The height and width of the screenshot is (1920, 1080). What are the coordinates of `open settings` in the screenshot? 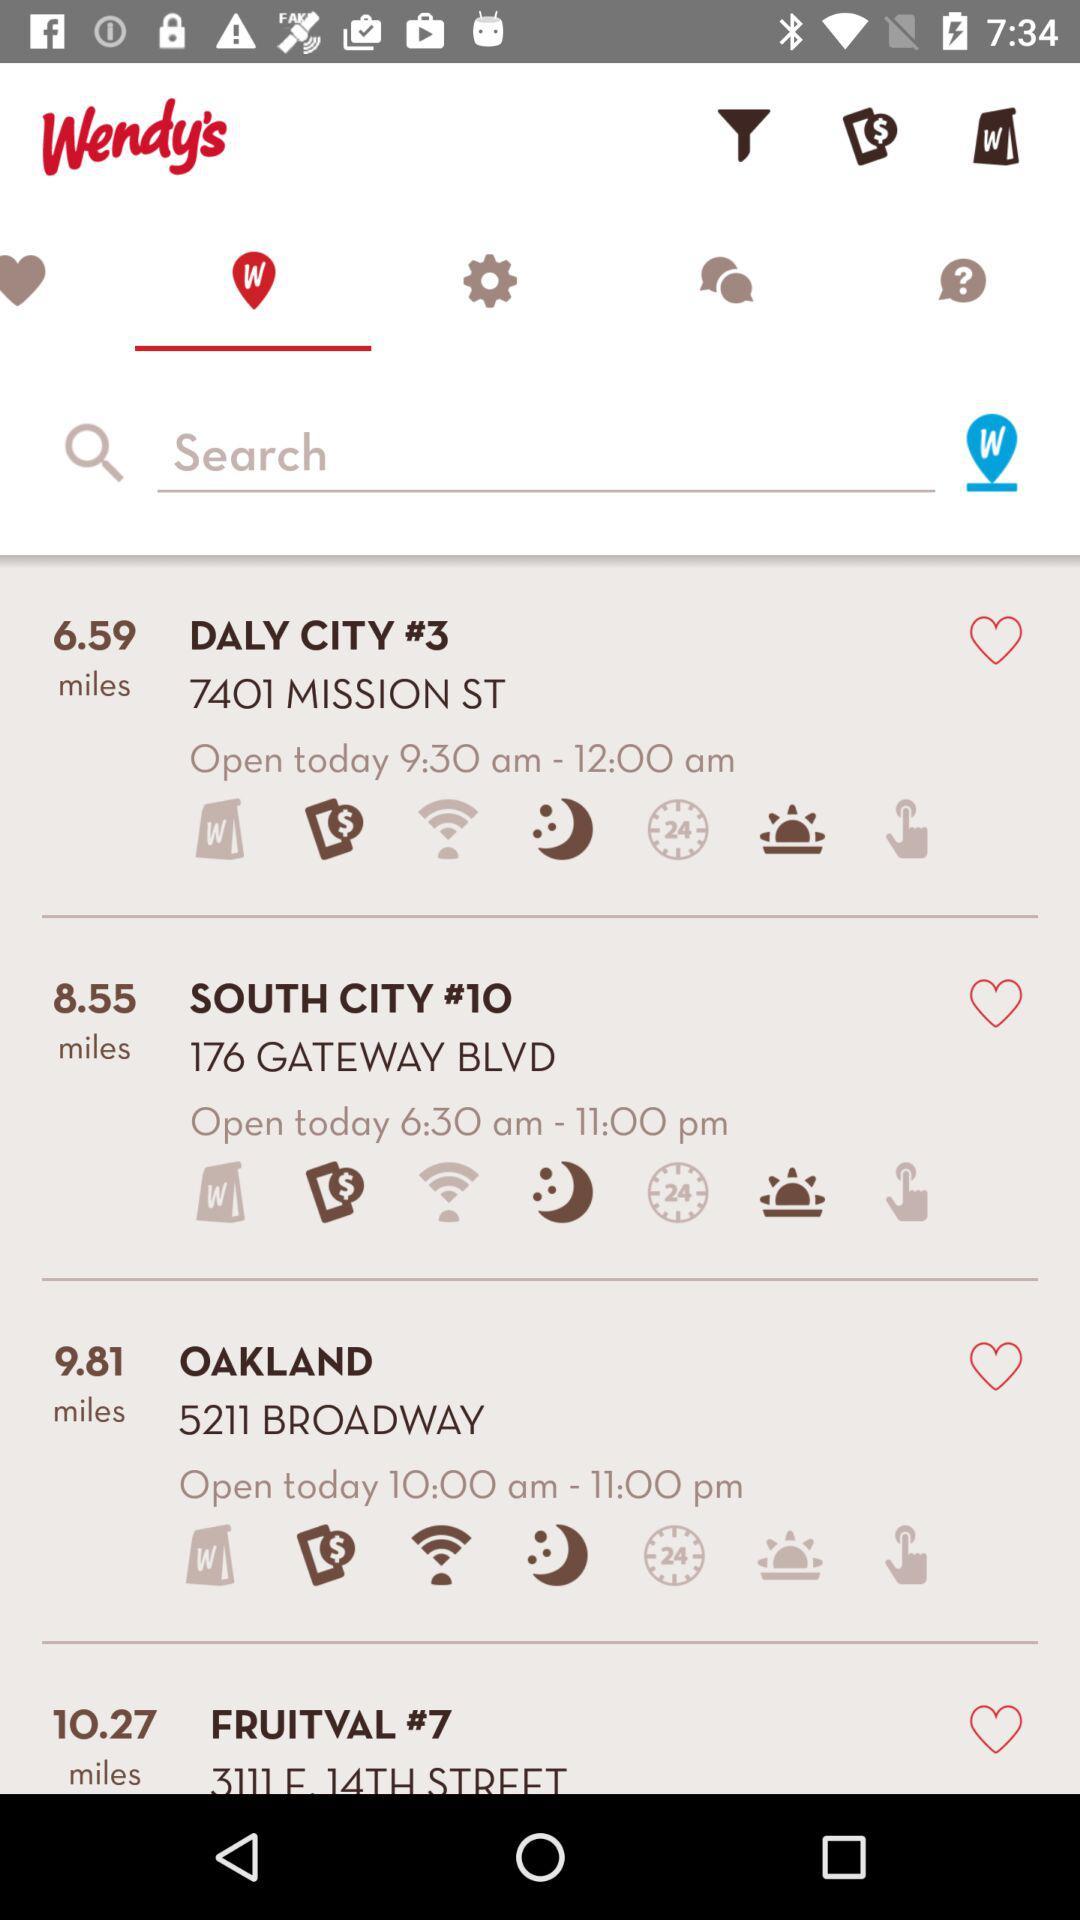 It's located at (489, 279).